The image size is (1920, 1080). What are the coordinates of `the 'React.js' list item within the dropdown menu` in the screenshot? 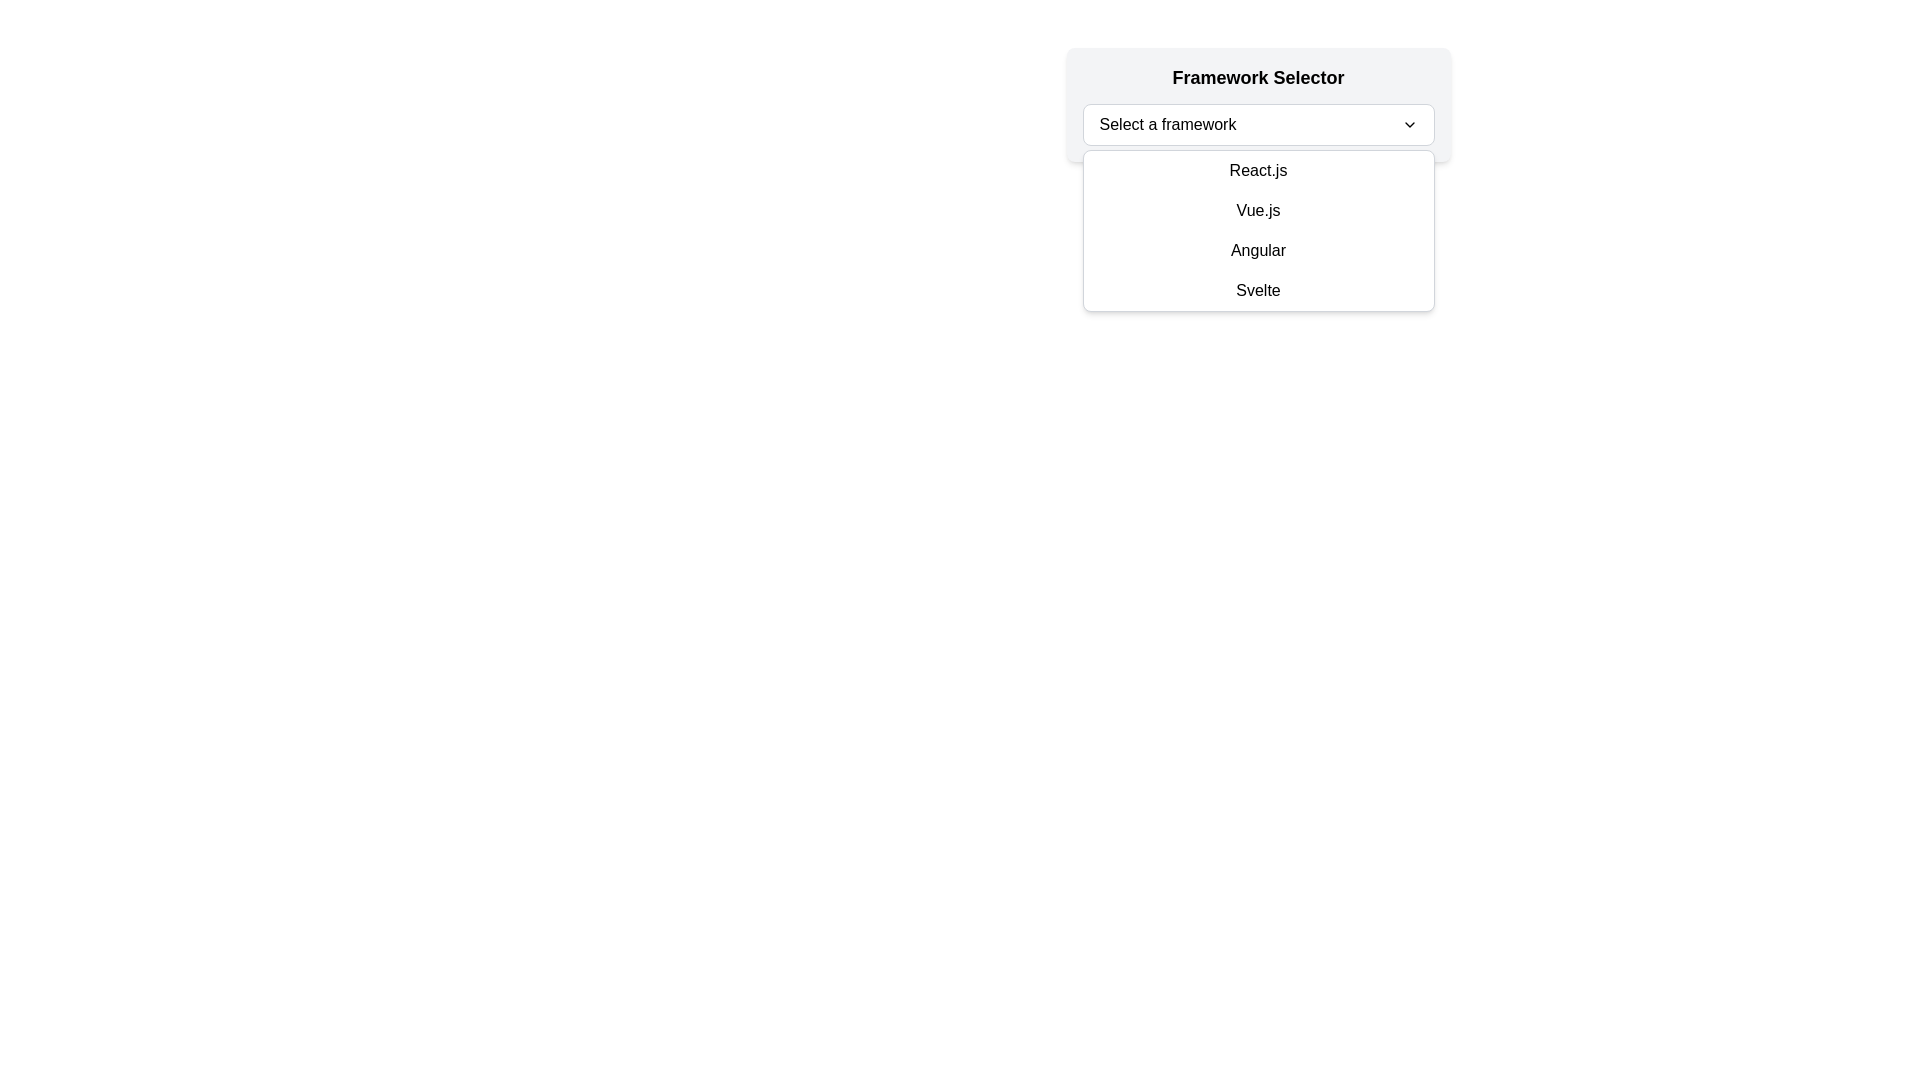 It's located at (1257, 169).